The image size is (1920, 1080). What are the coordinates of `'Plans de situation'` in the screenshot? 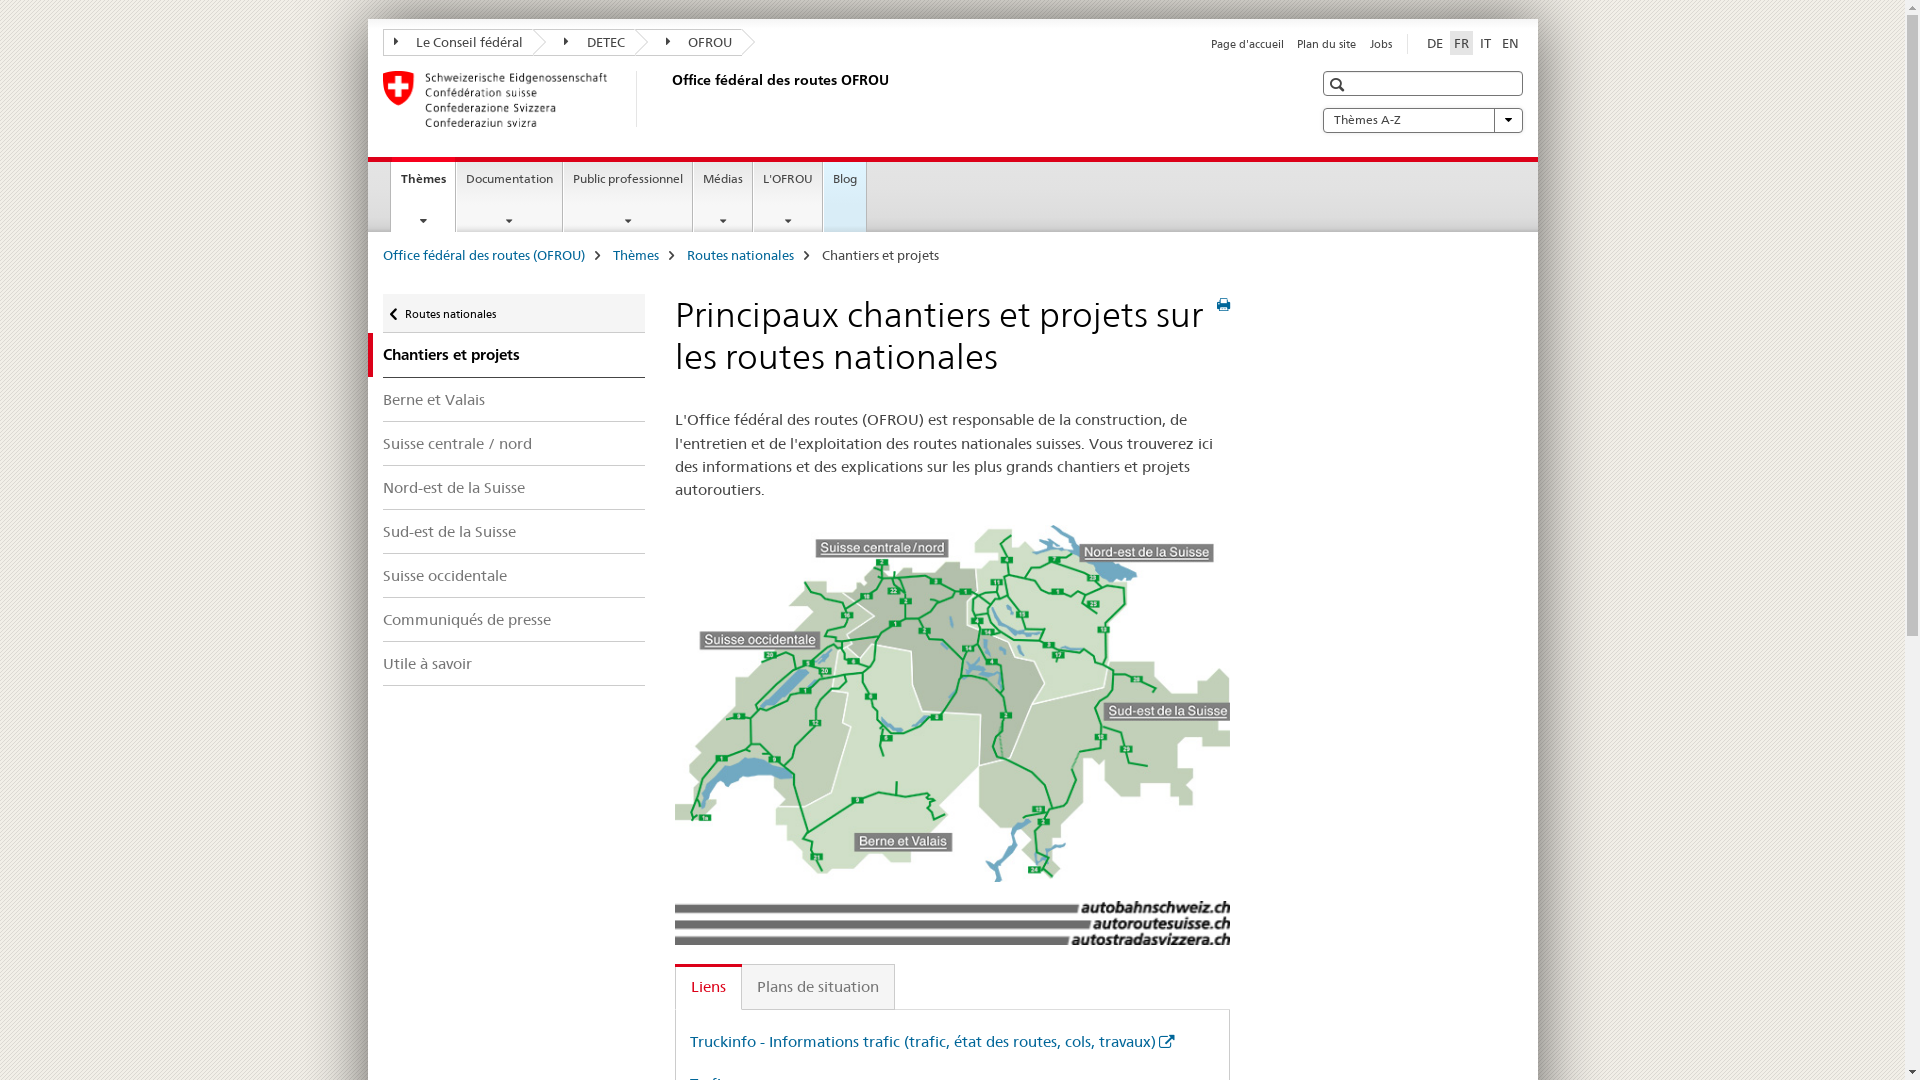 It's located at (818, 986).